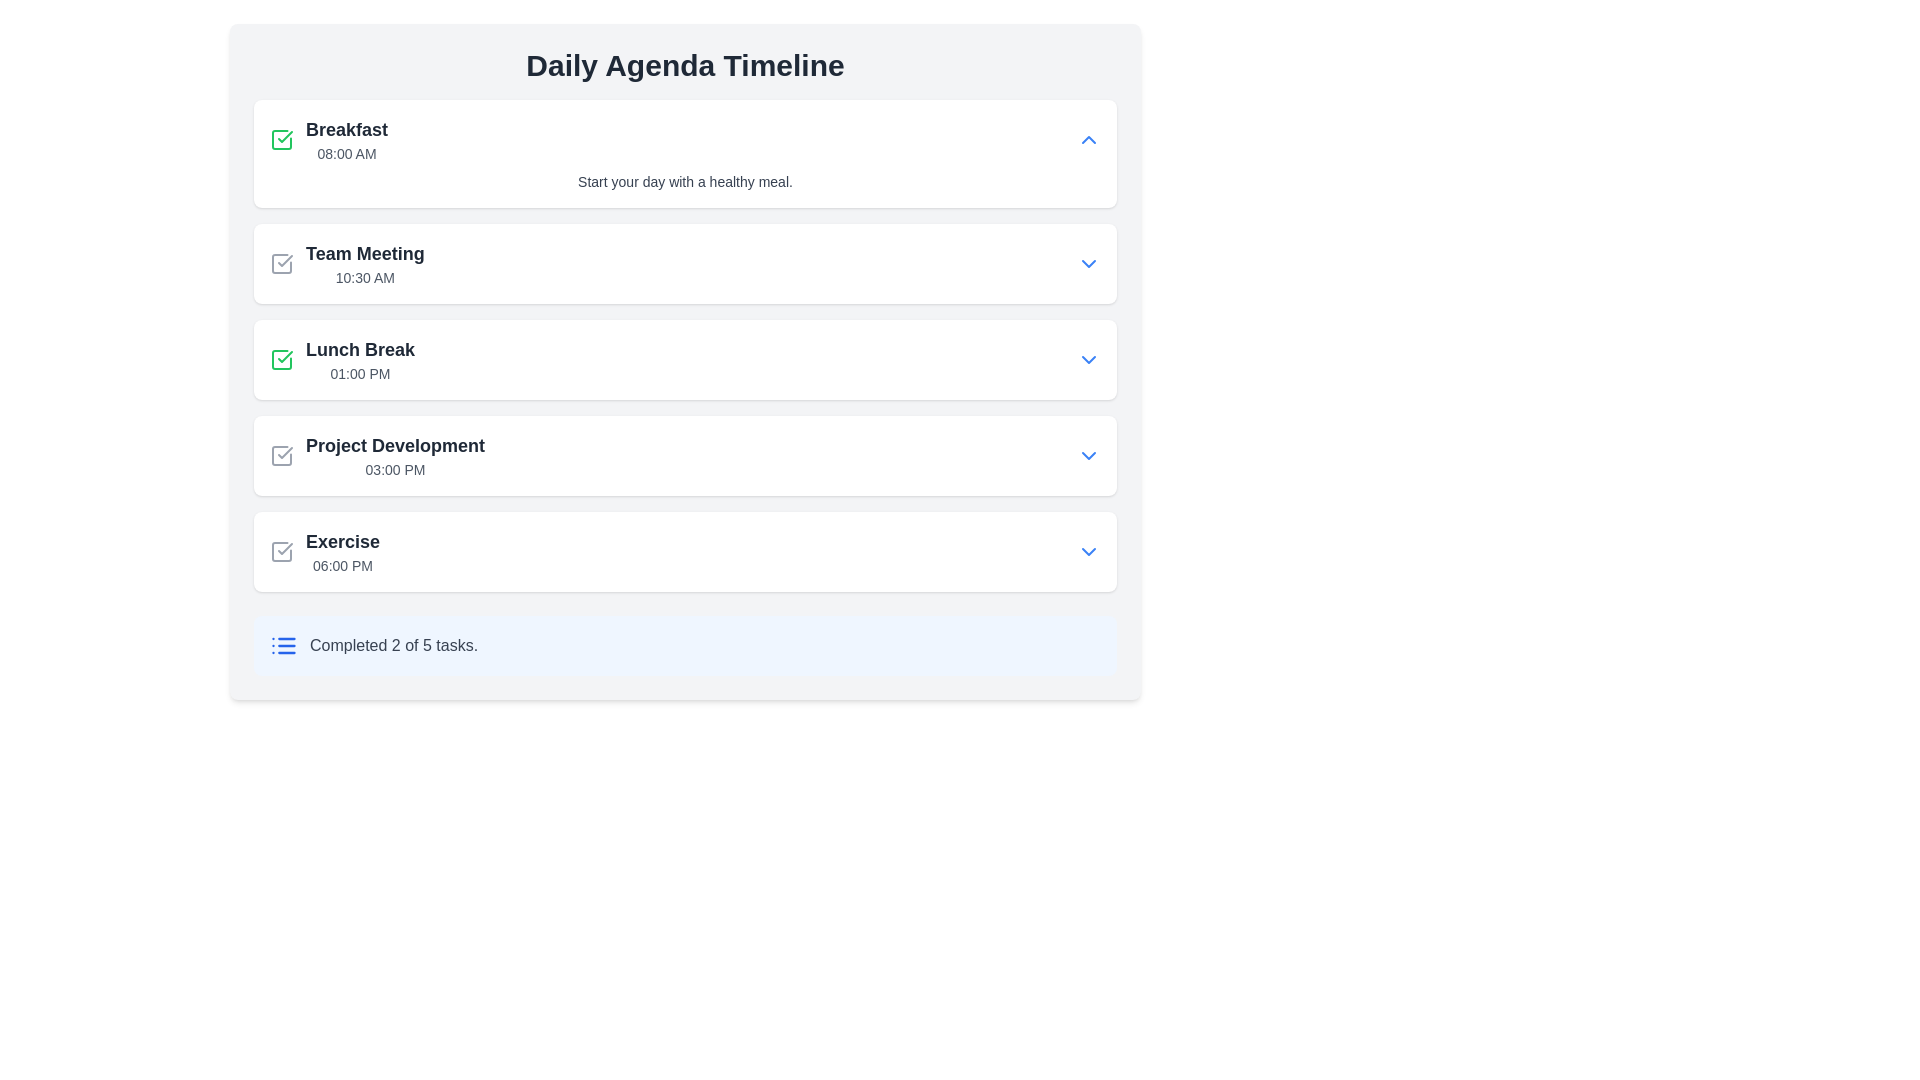 This screenshot has width=1920, height=1080. What do you see at coordinates (685, 645) in the screenshot?
I see `task completion information displayed on the Progress Summary Panel, which shows 'Completed 2 of 5 tasks.'` at bounding box center [685, 645].